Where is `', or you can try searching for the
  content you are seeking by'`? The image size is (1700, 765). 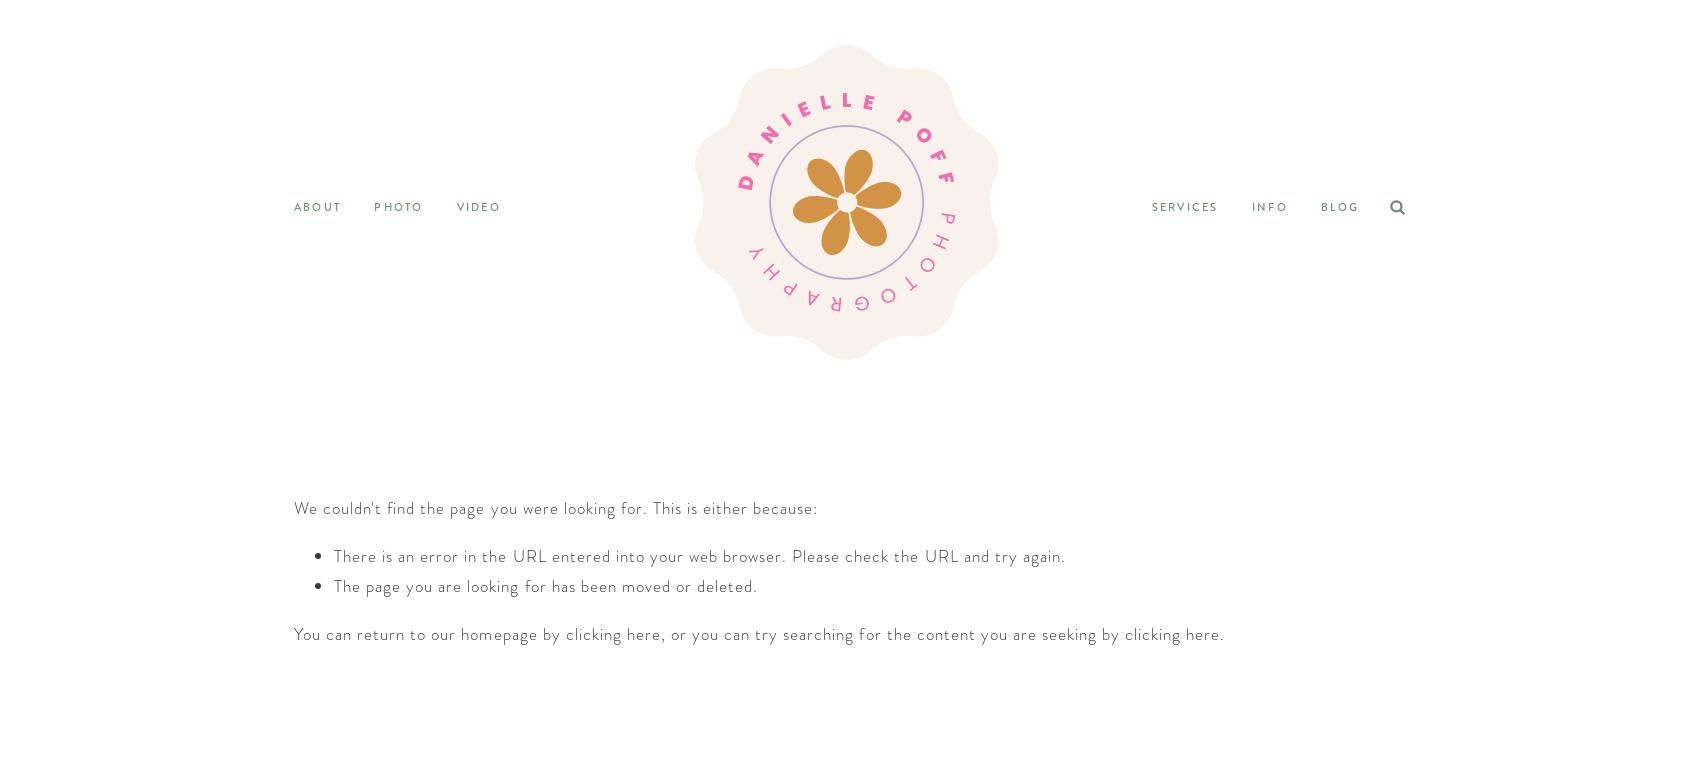 ', or you can try searching for the
  content you are seeking by' is located at coordinates (892, 632).